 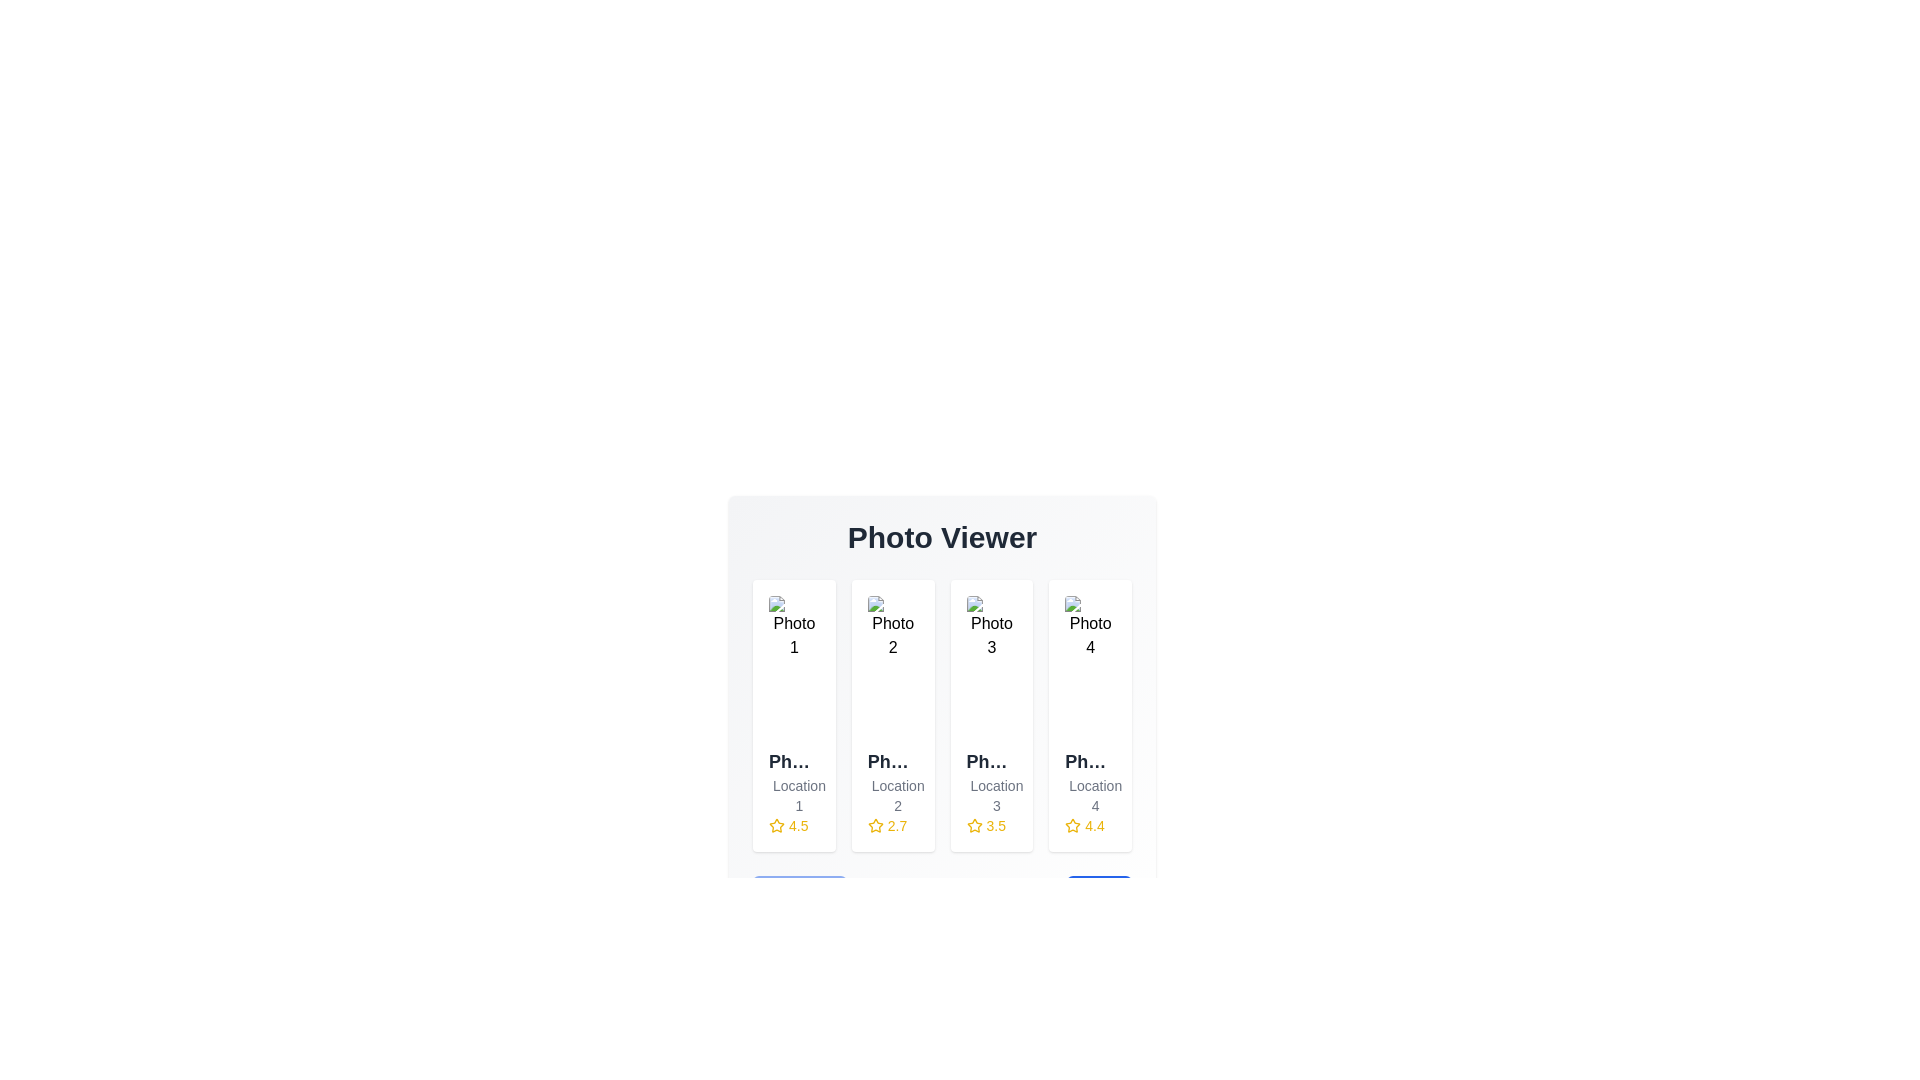 What do you see at coordinates (1089, 667) in the screenshot?
I see `the placeholder image labeled 'Photo 4'` at bounding box center [1089, 667].